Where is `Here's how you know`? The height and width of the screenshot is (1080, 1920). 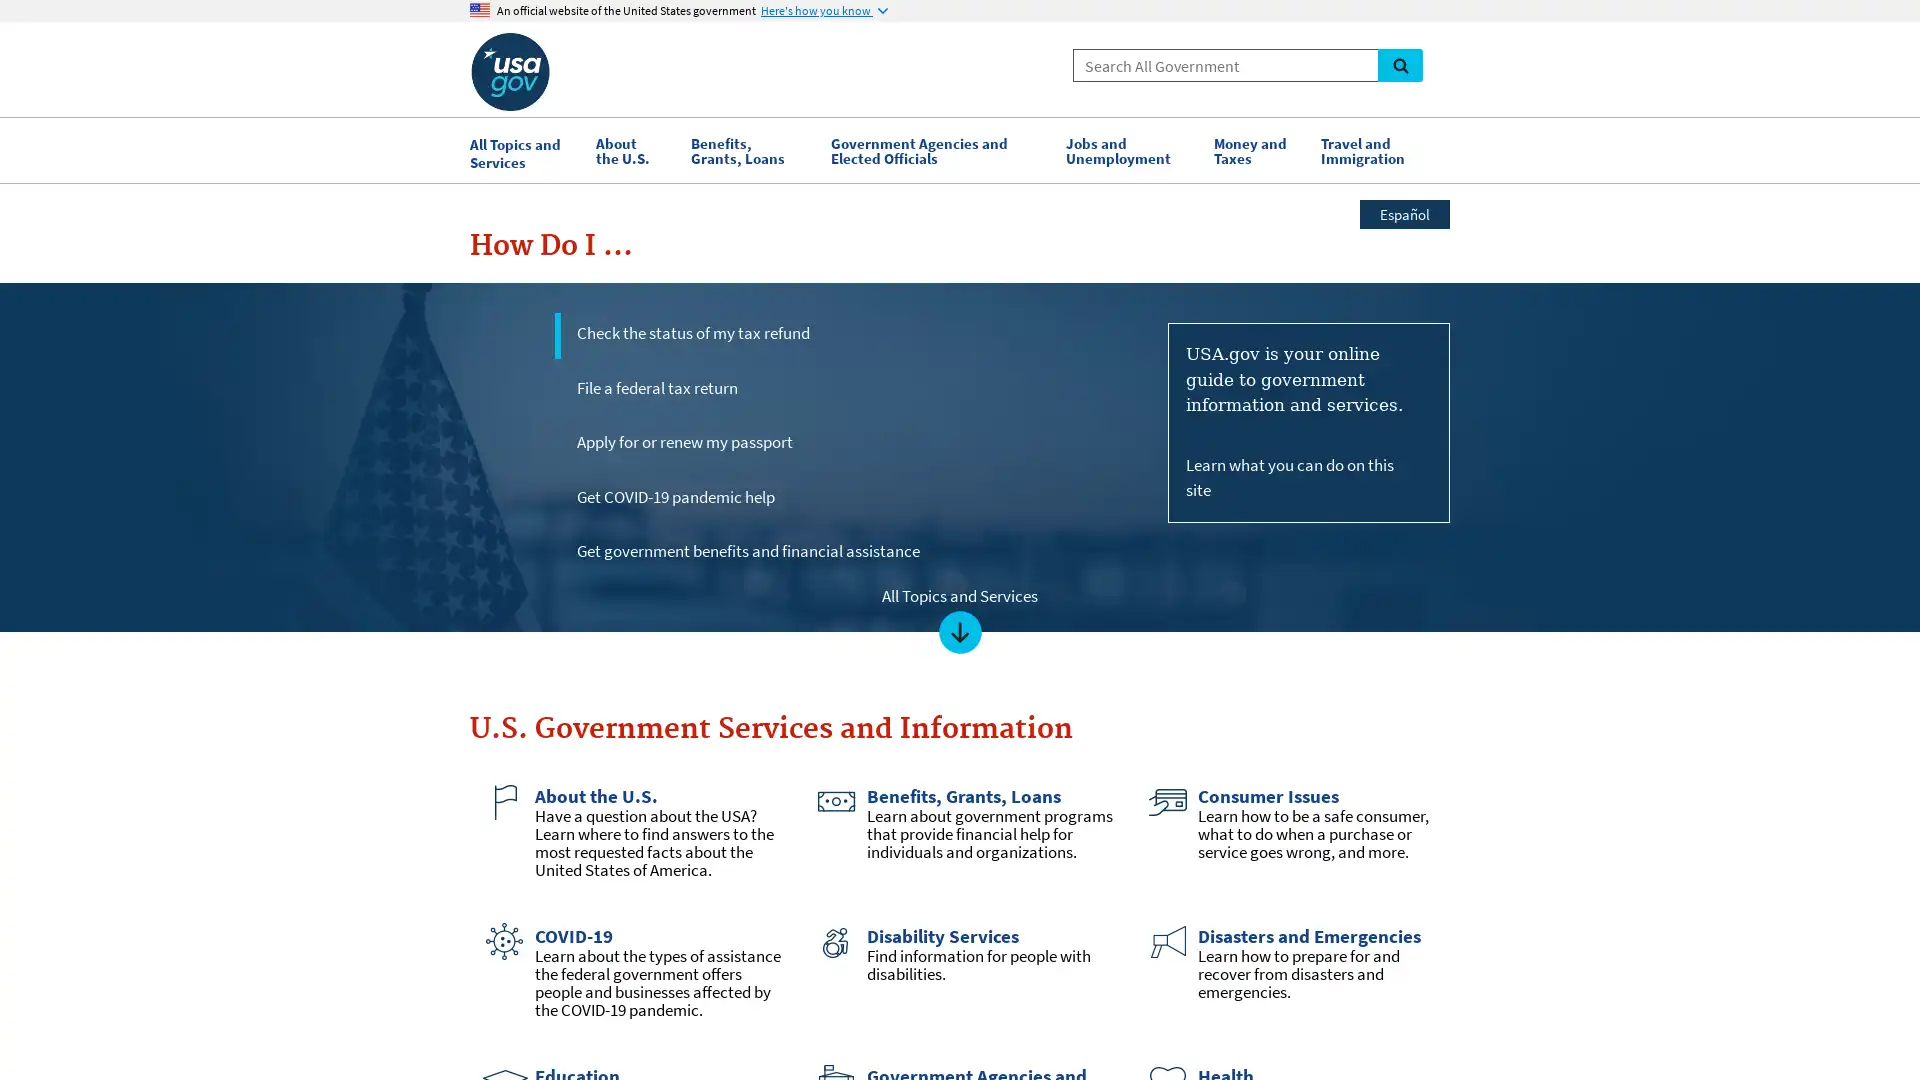
Here's how you know is located at coordinates (824, 11).